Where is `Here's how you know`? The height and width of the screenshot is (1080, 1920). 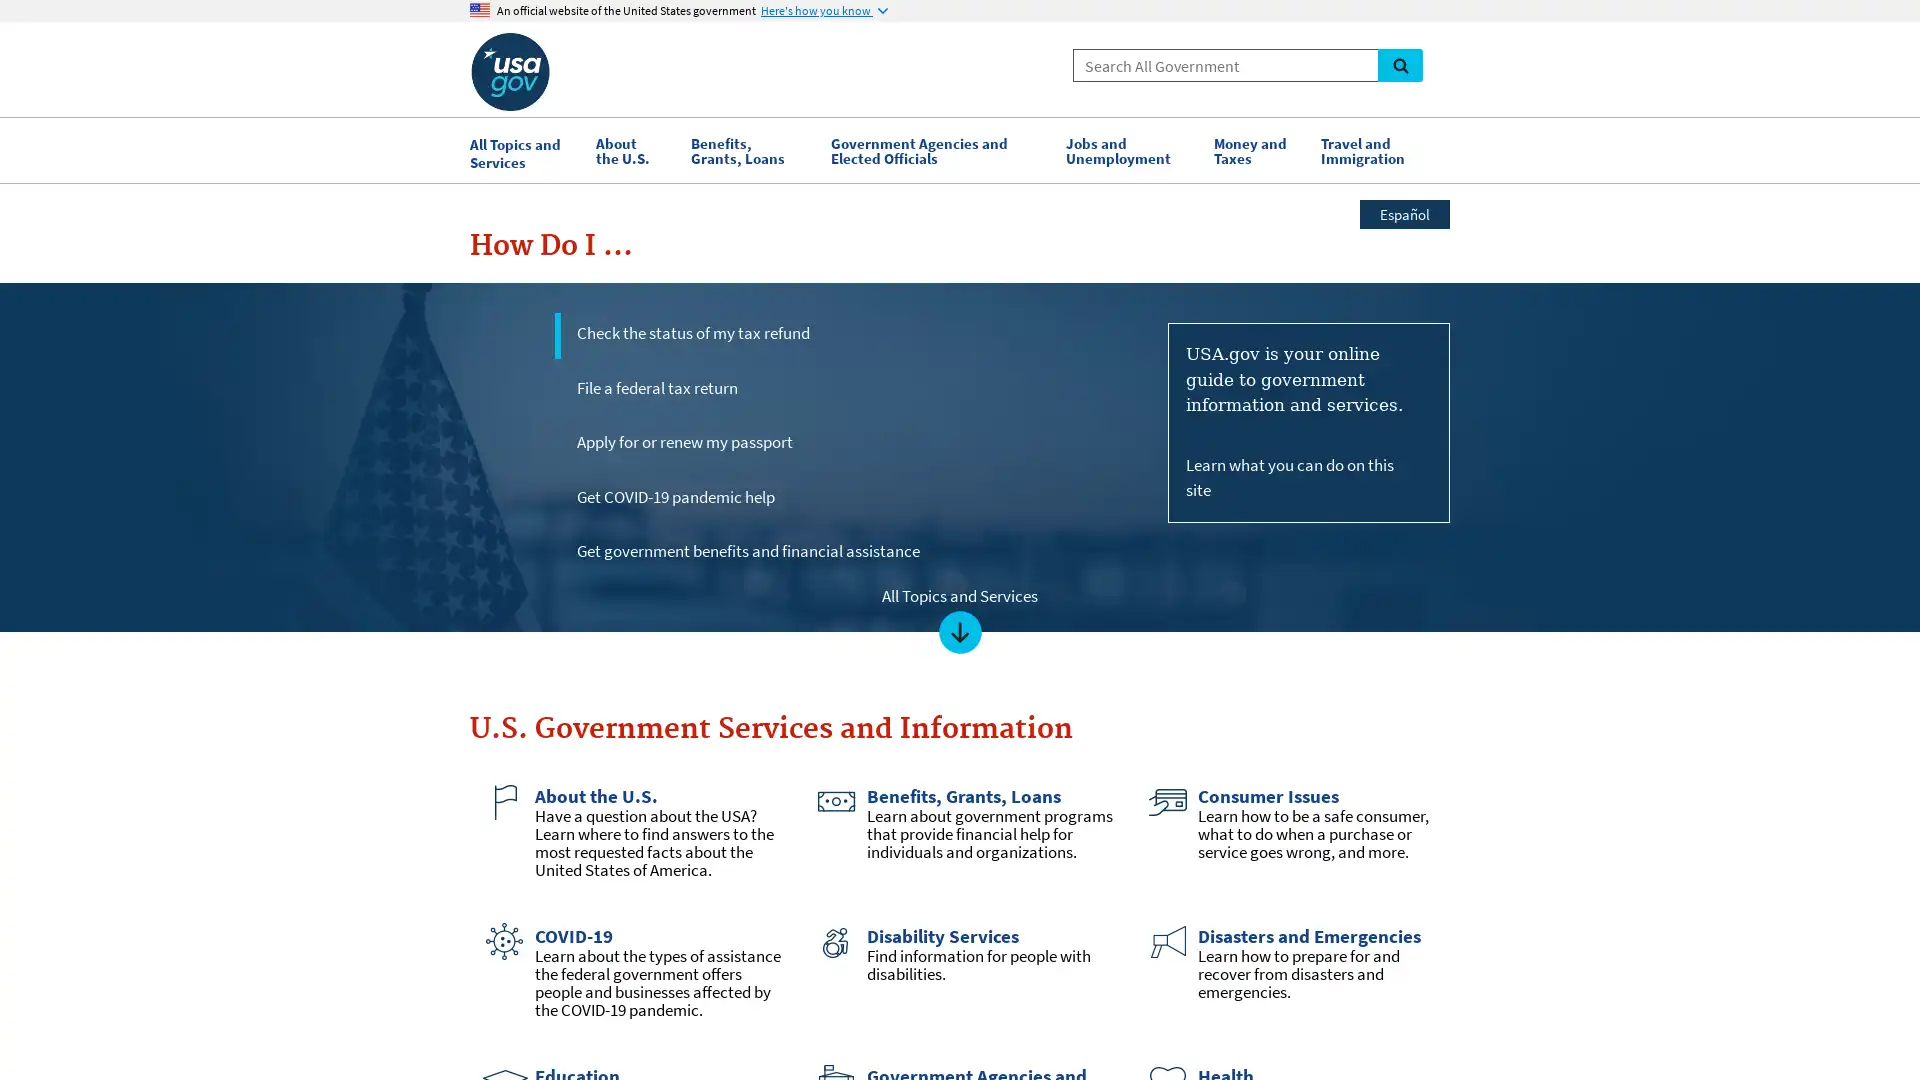
Here's how you know is located at coordinates (824, 11).